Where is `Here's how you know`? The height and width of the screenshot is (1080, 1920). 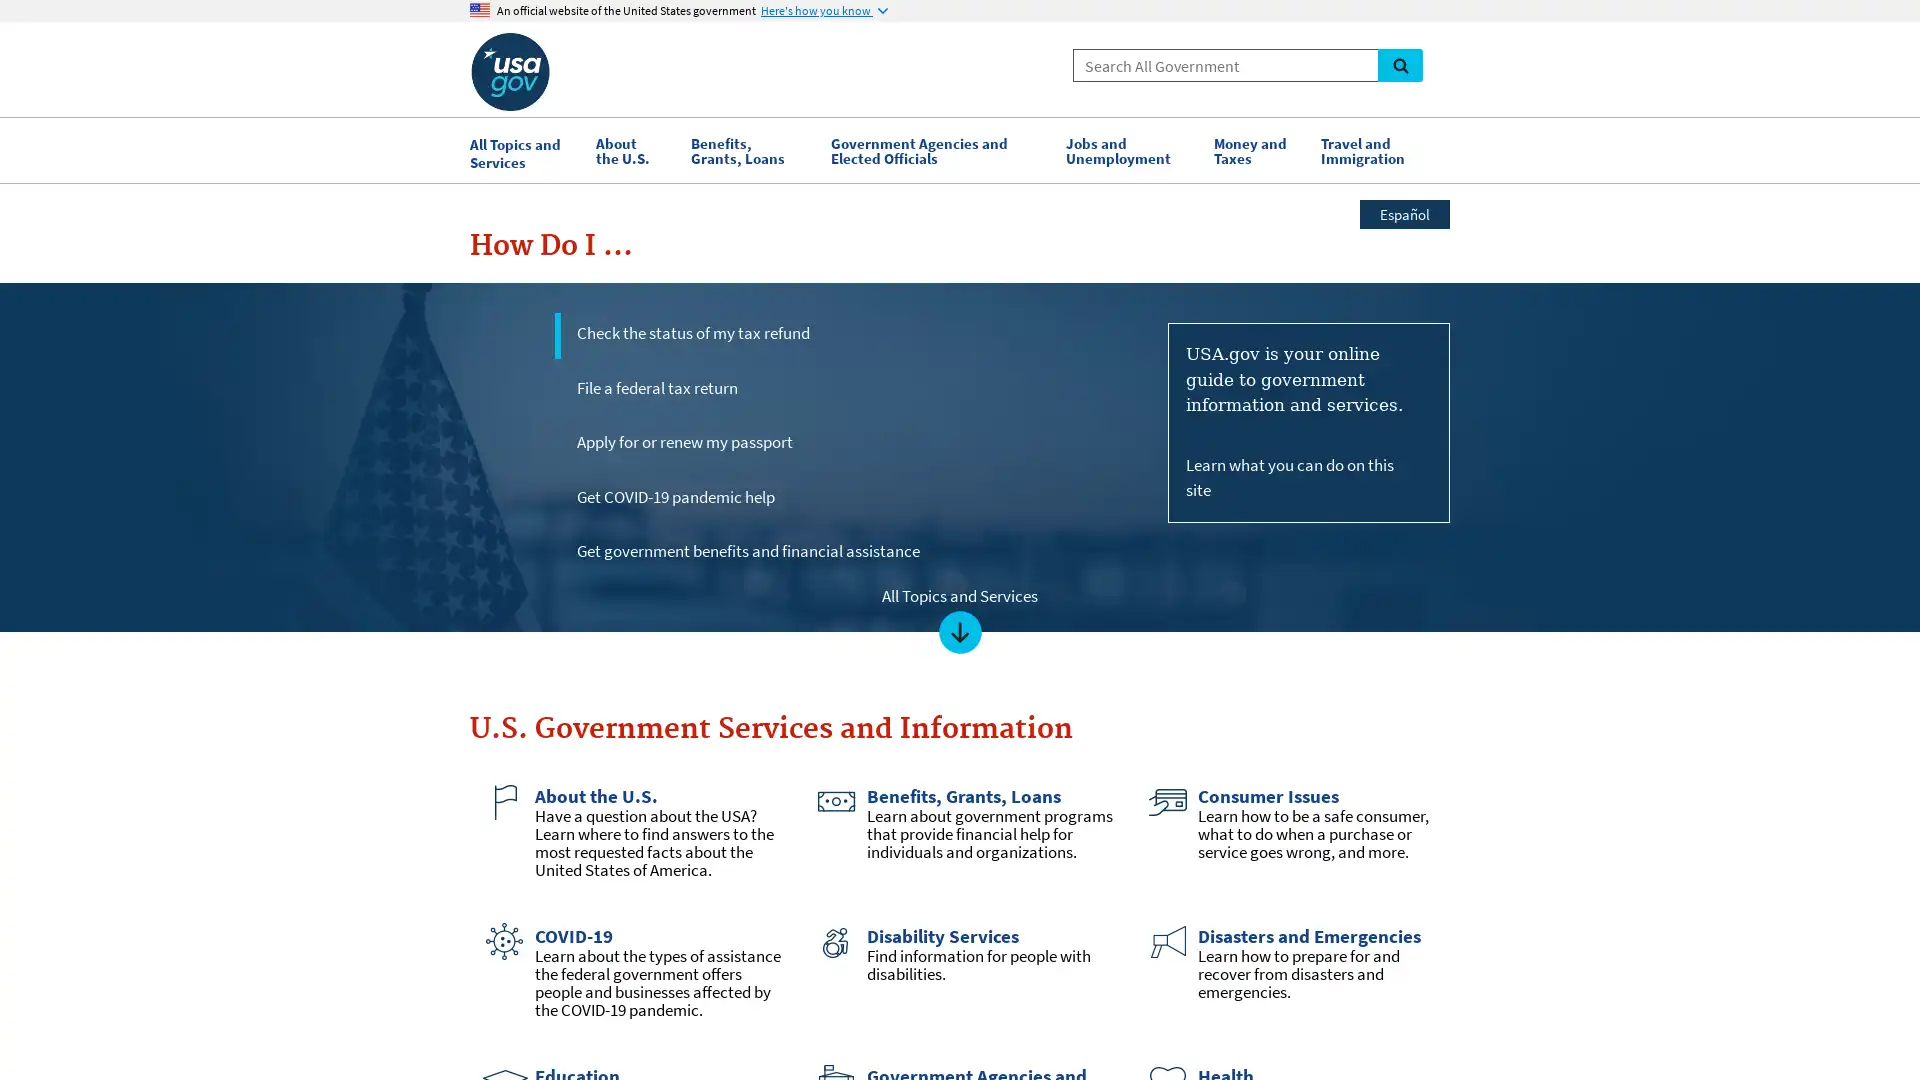
Here's how you know is located at coordinates (824, 11).